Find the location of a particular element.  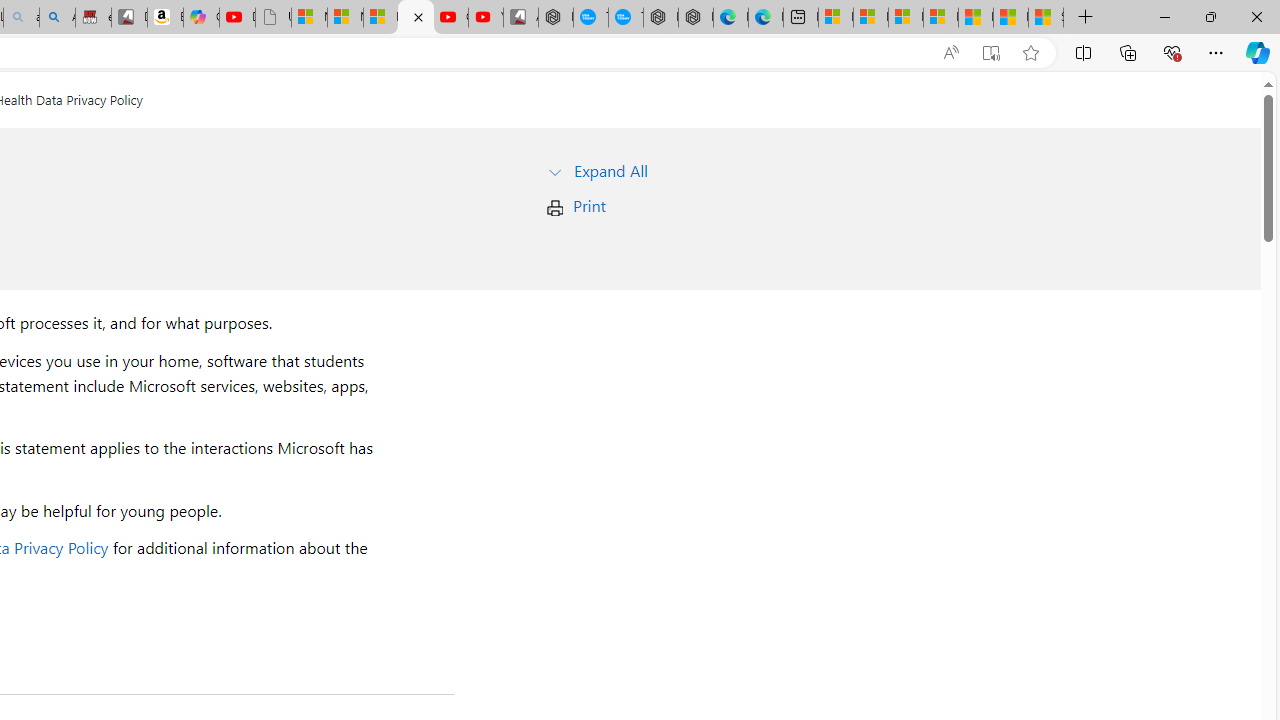

'Nordace - My Account' is located at coordinates (556, 17).